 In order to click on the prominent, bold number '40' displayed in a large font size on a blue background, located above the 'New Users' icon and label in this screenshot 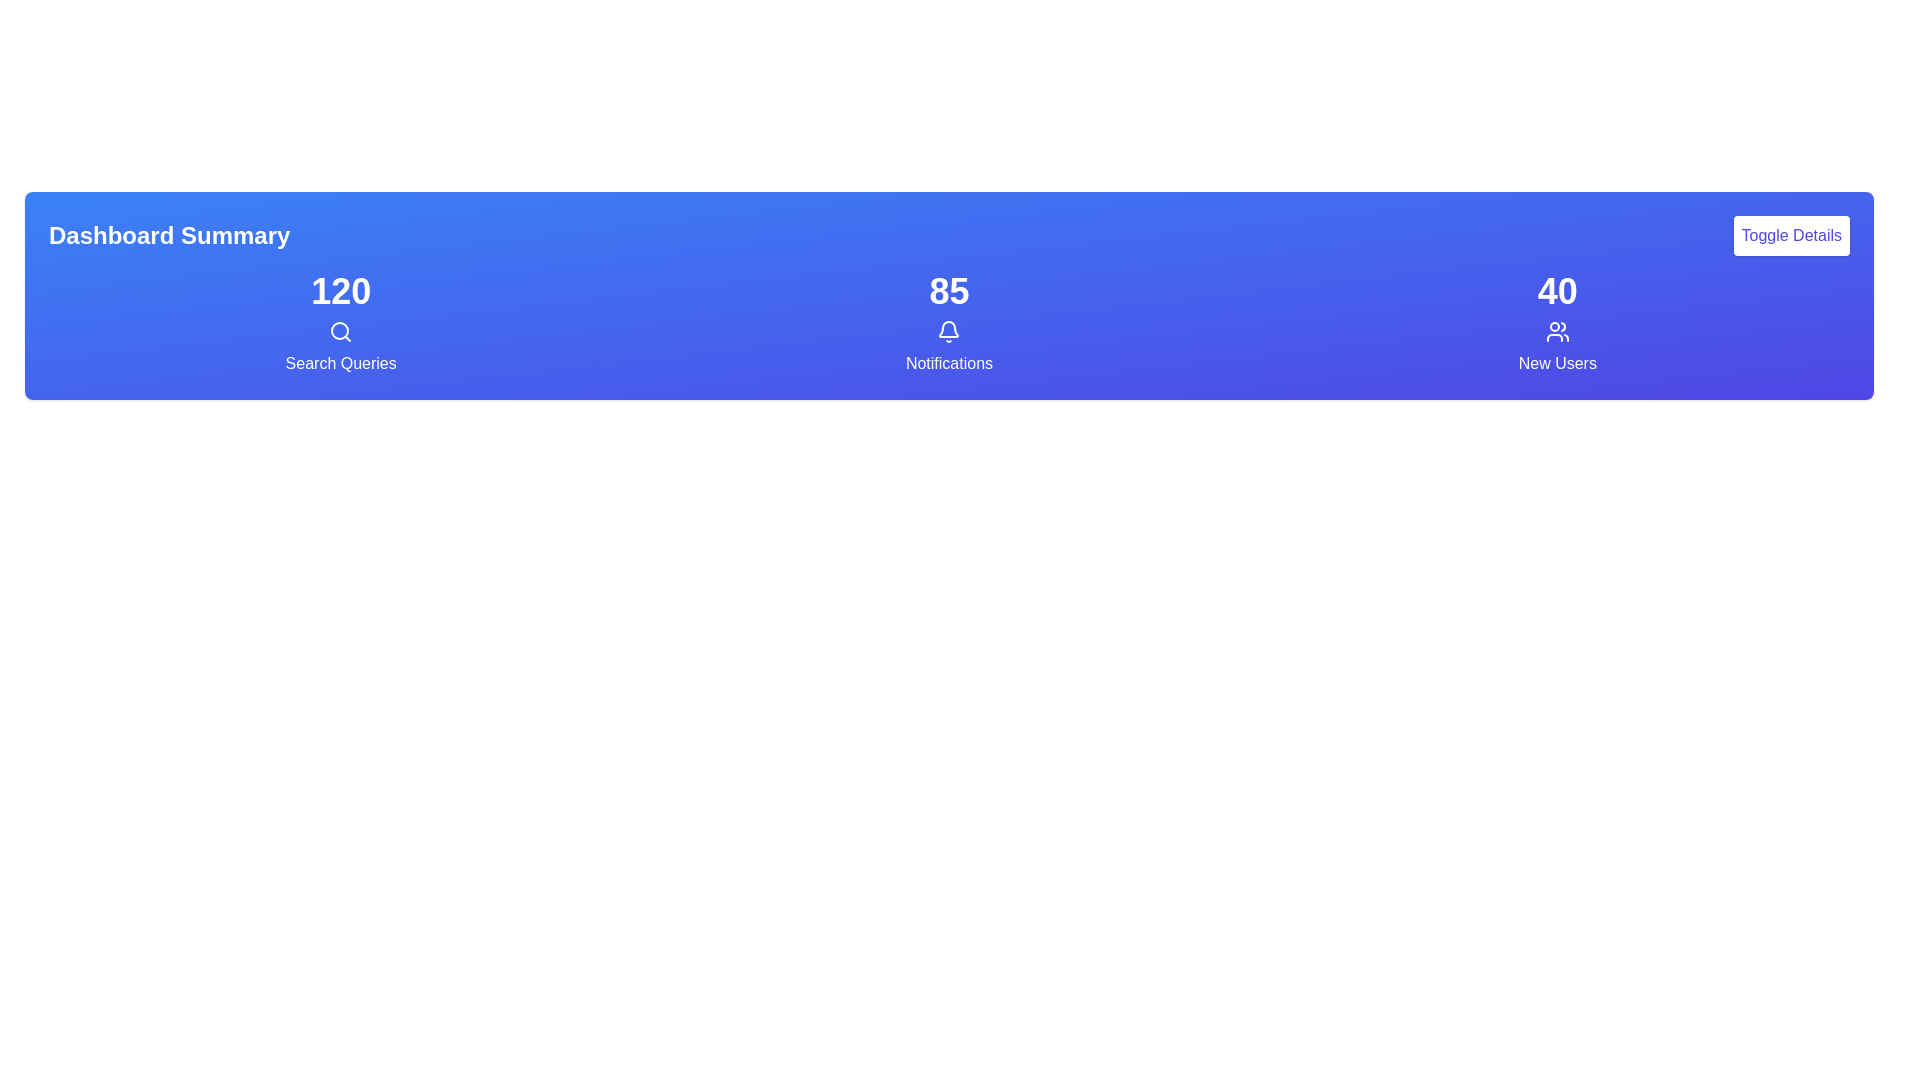, I will do `click(1556, 292)`.